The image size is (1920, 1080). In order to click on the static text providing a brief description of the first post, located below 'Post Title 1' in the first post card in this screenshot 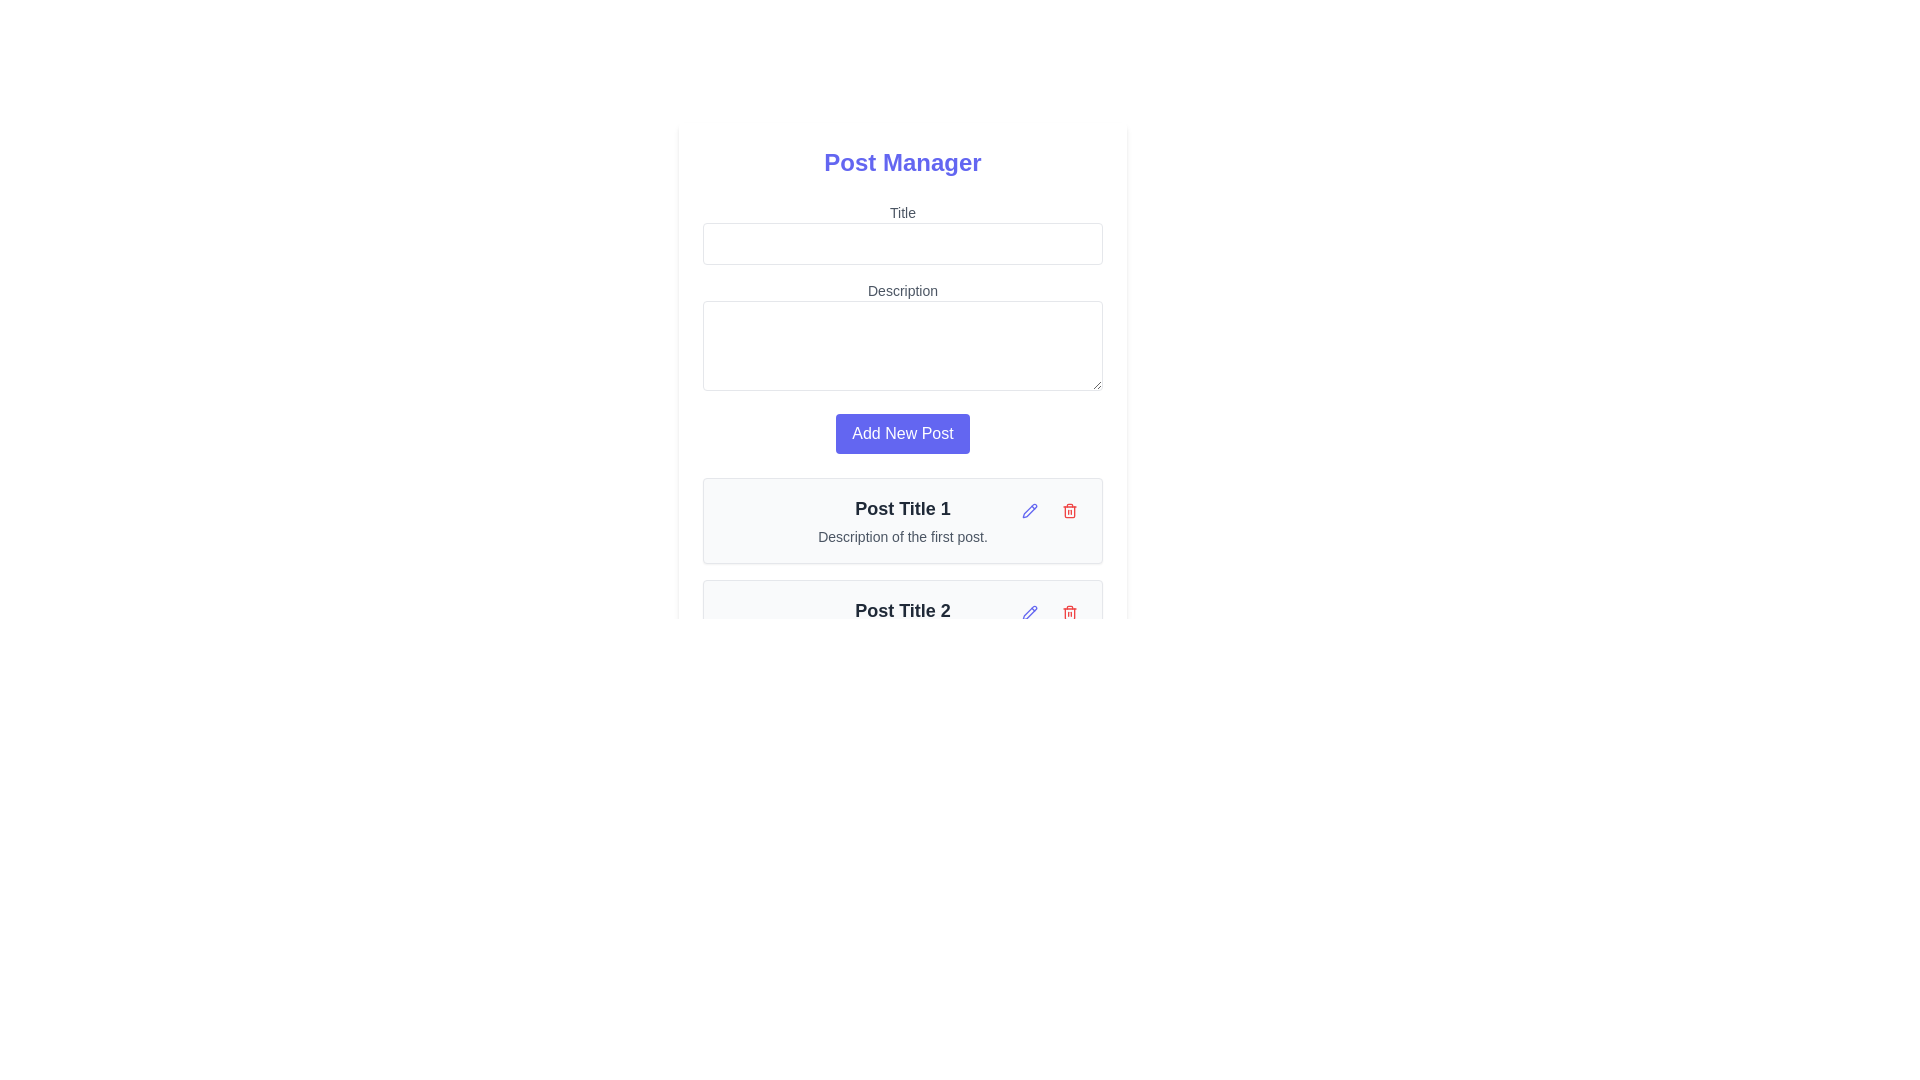, I will do `click(901, 535)`.